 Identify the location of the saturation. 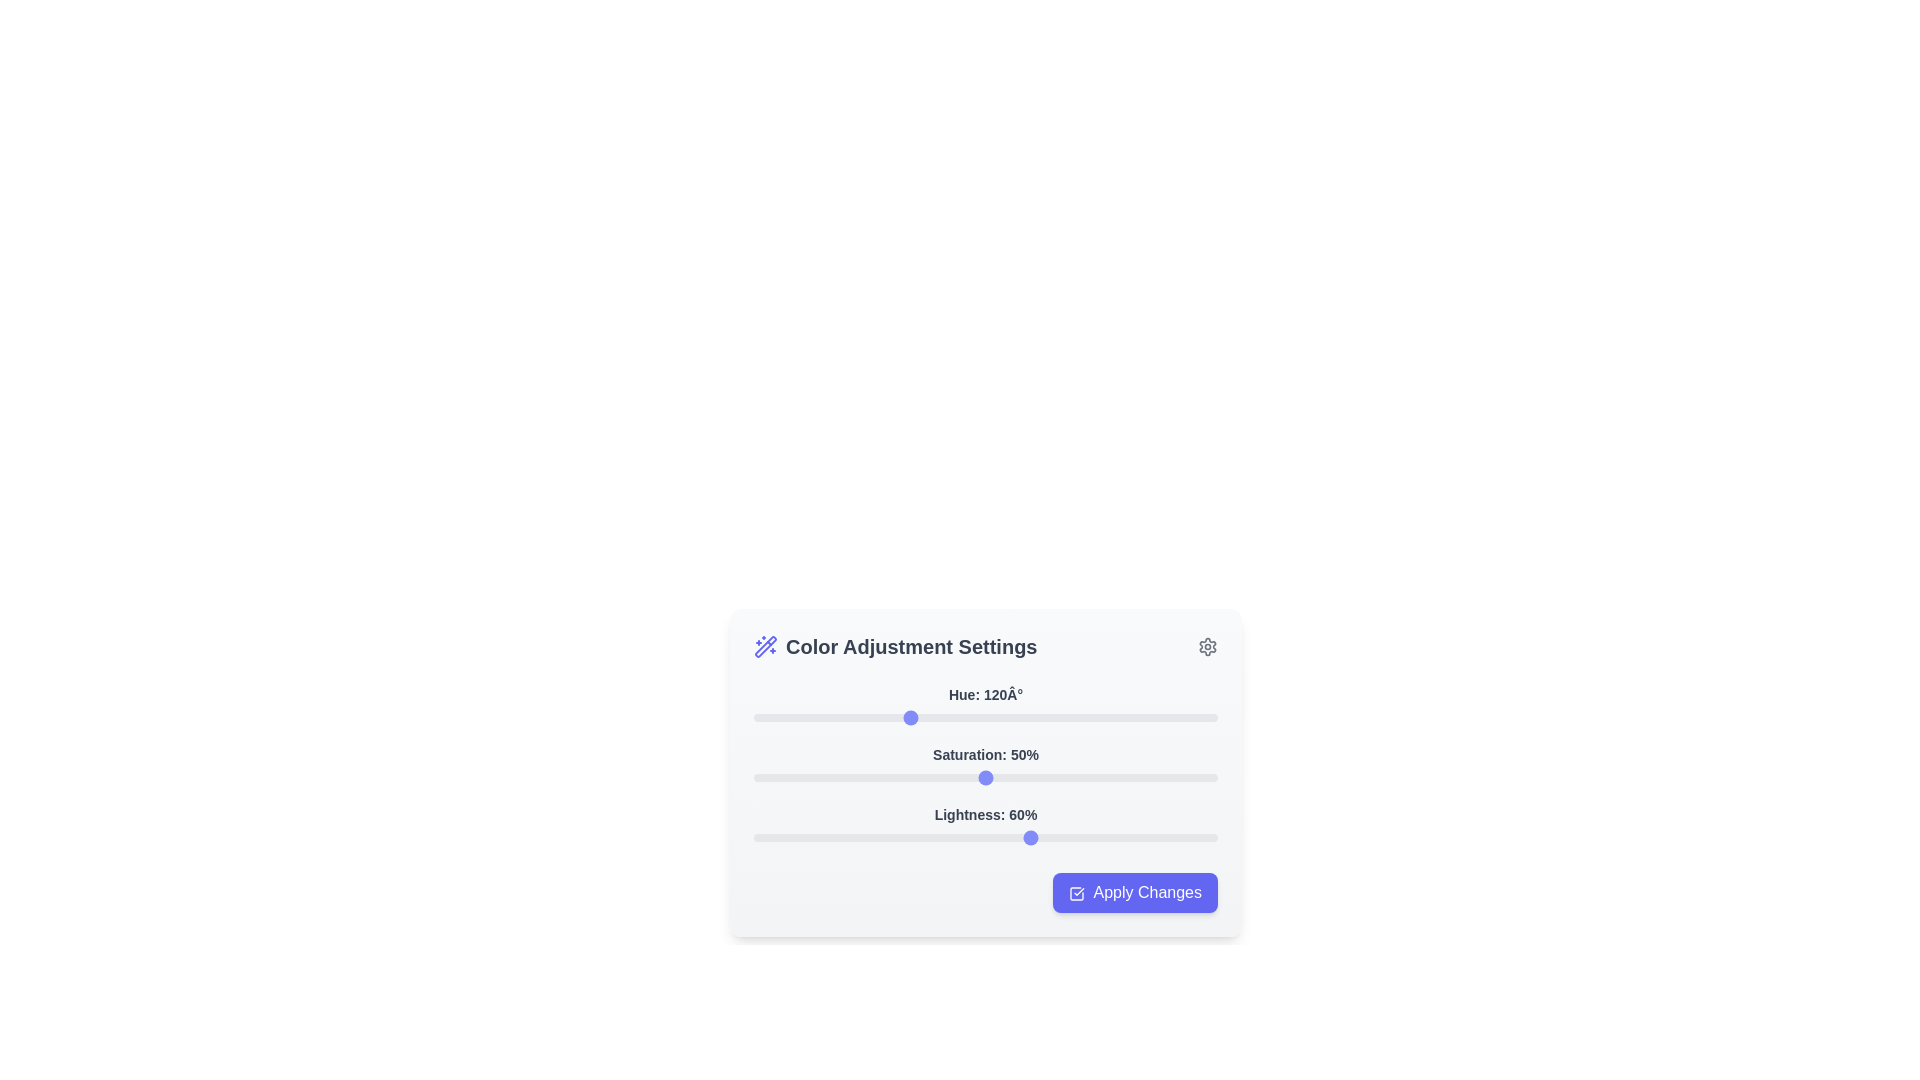
(981, 777).